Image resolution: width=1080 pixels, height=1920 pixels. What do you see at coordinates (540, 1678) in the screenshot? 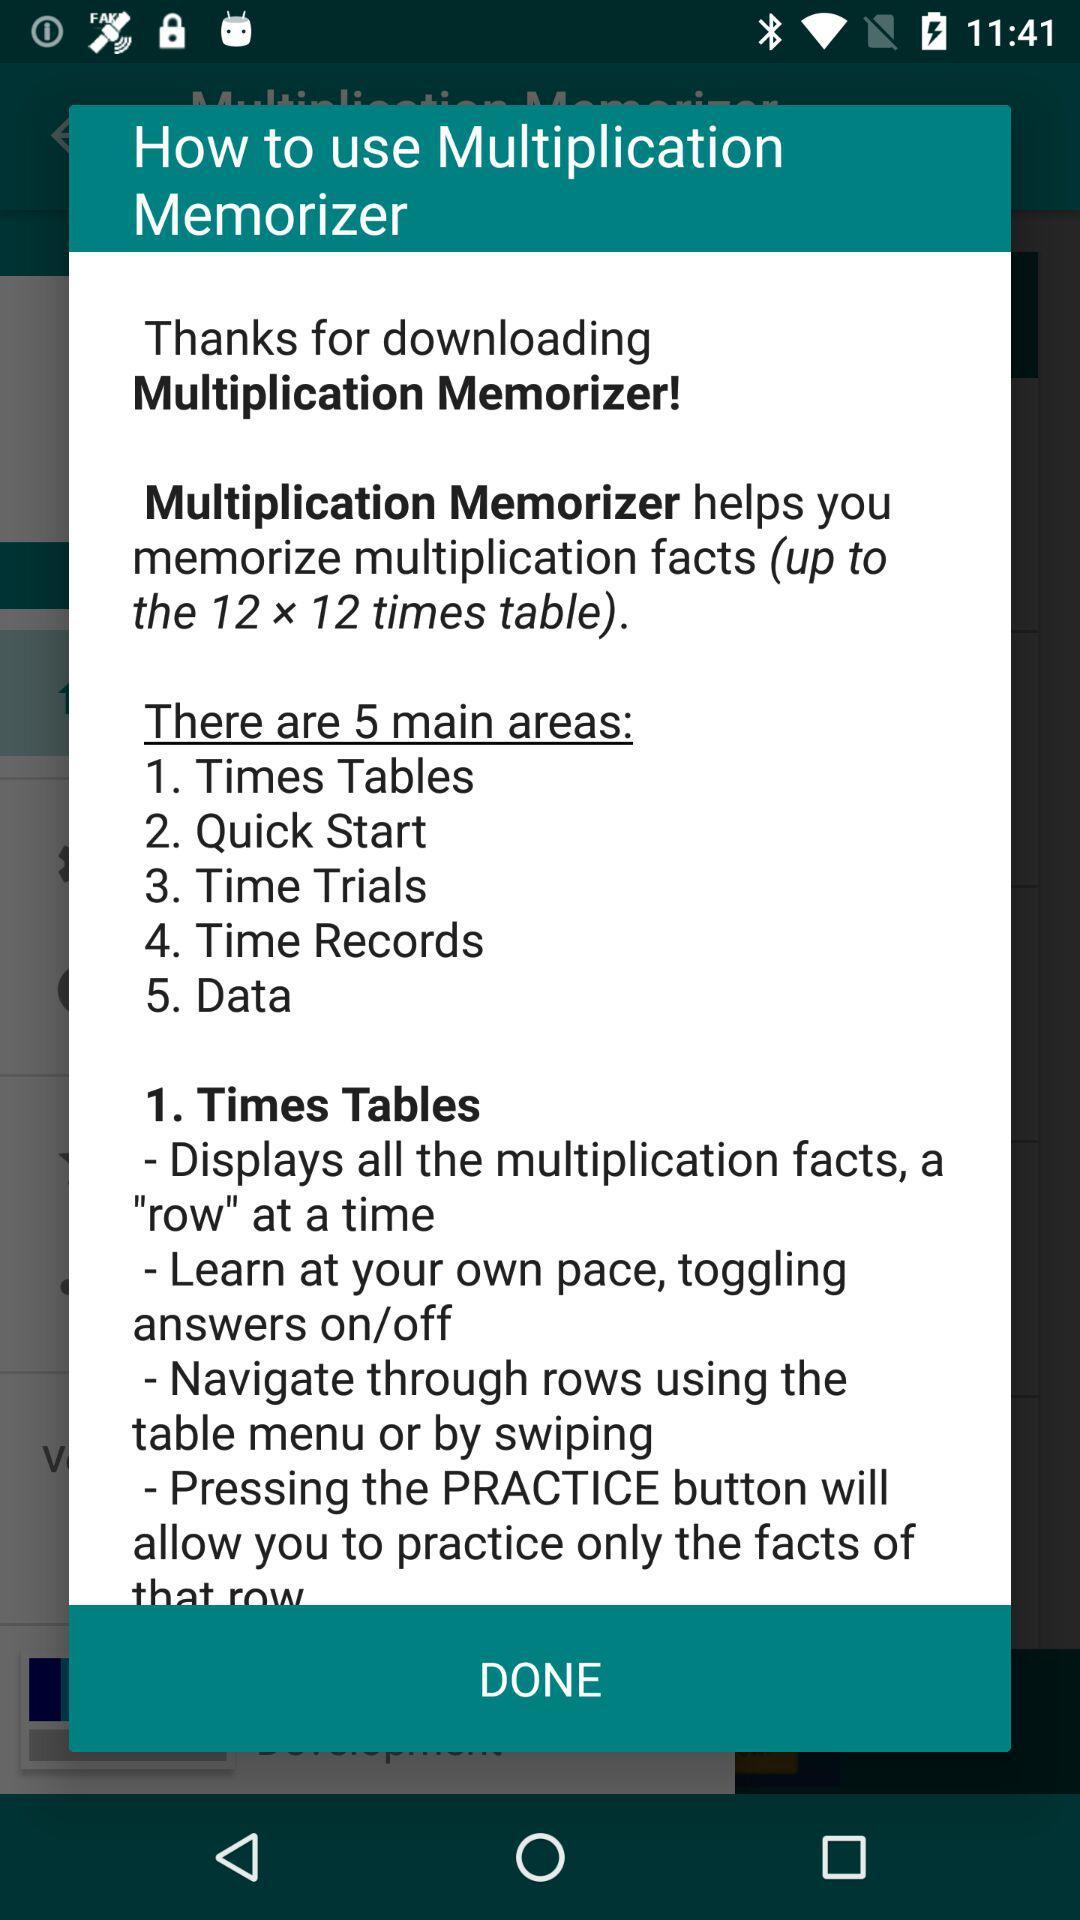
I see `icon at the bottom` at bounding box center [540, 1678].